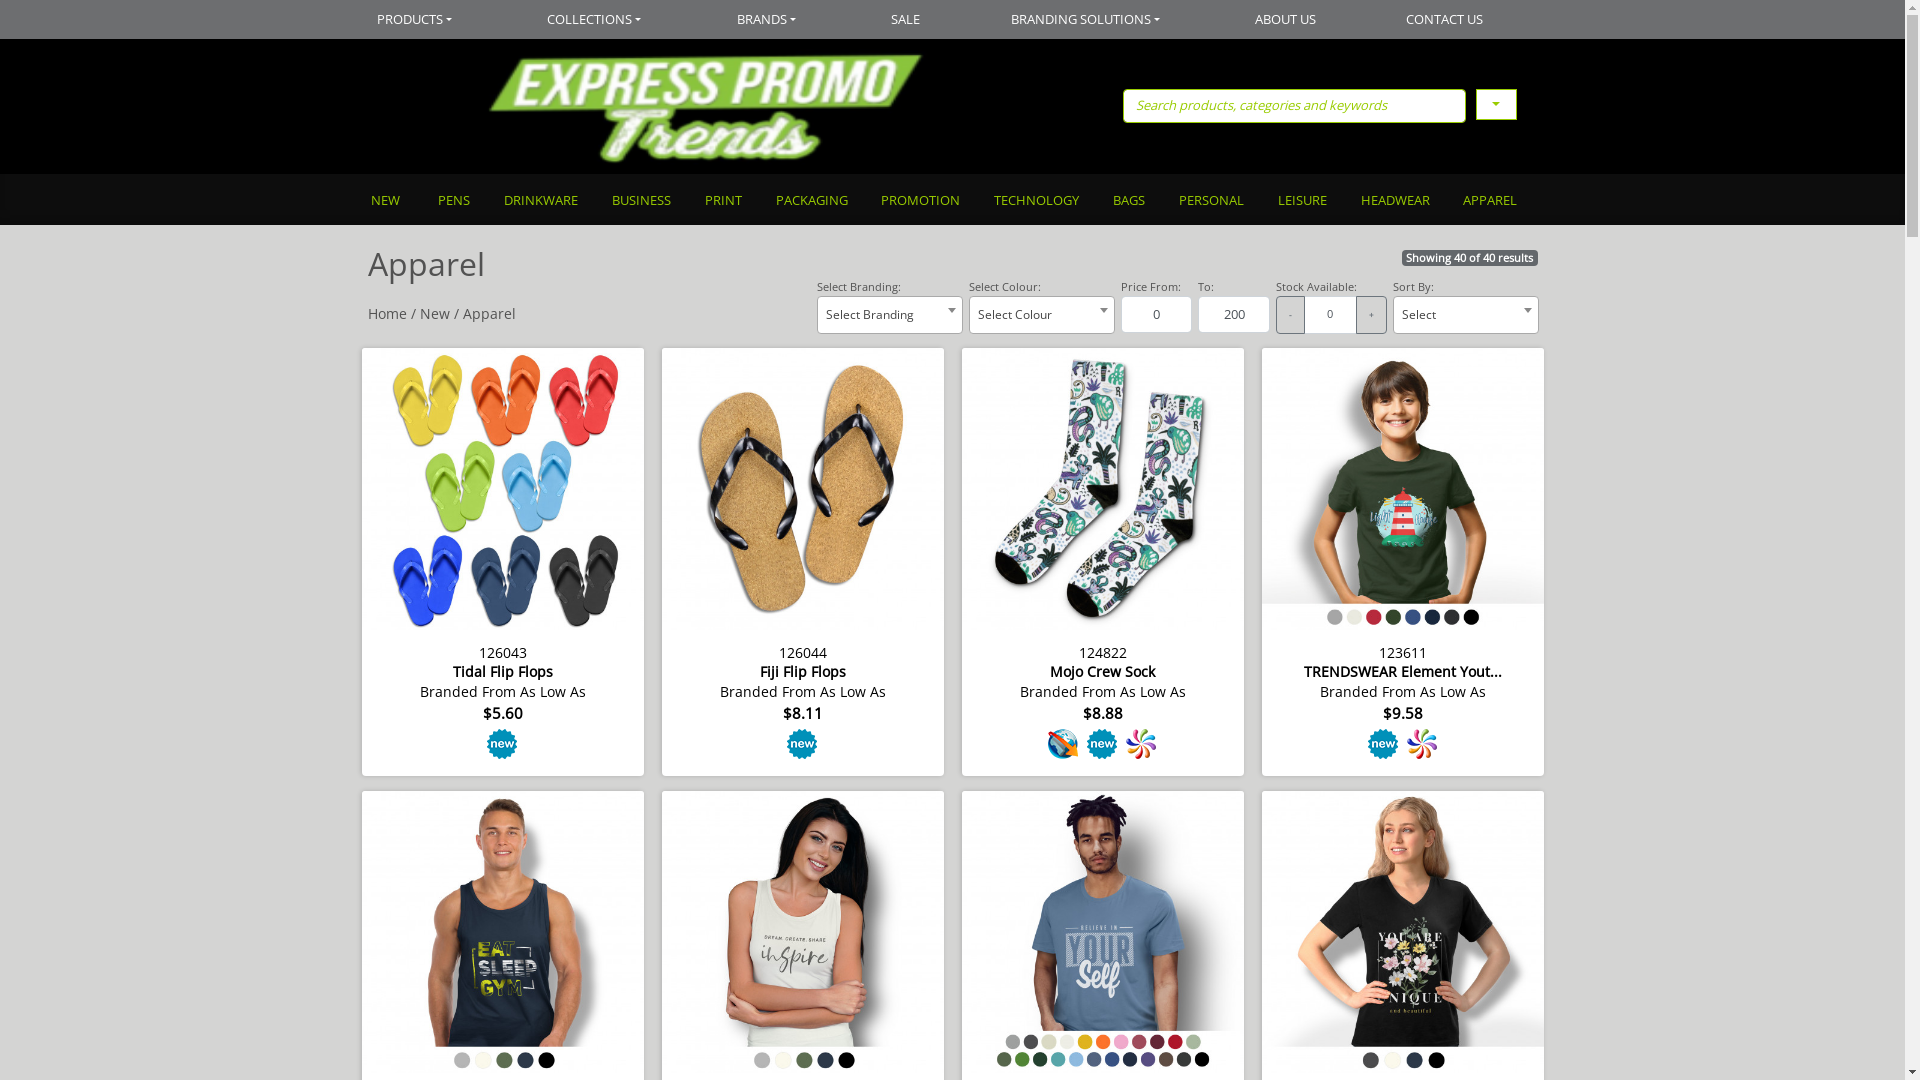  Describe the element at coordinates (434, 313) in the screenshot. I see `'New'` at that location.